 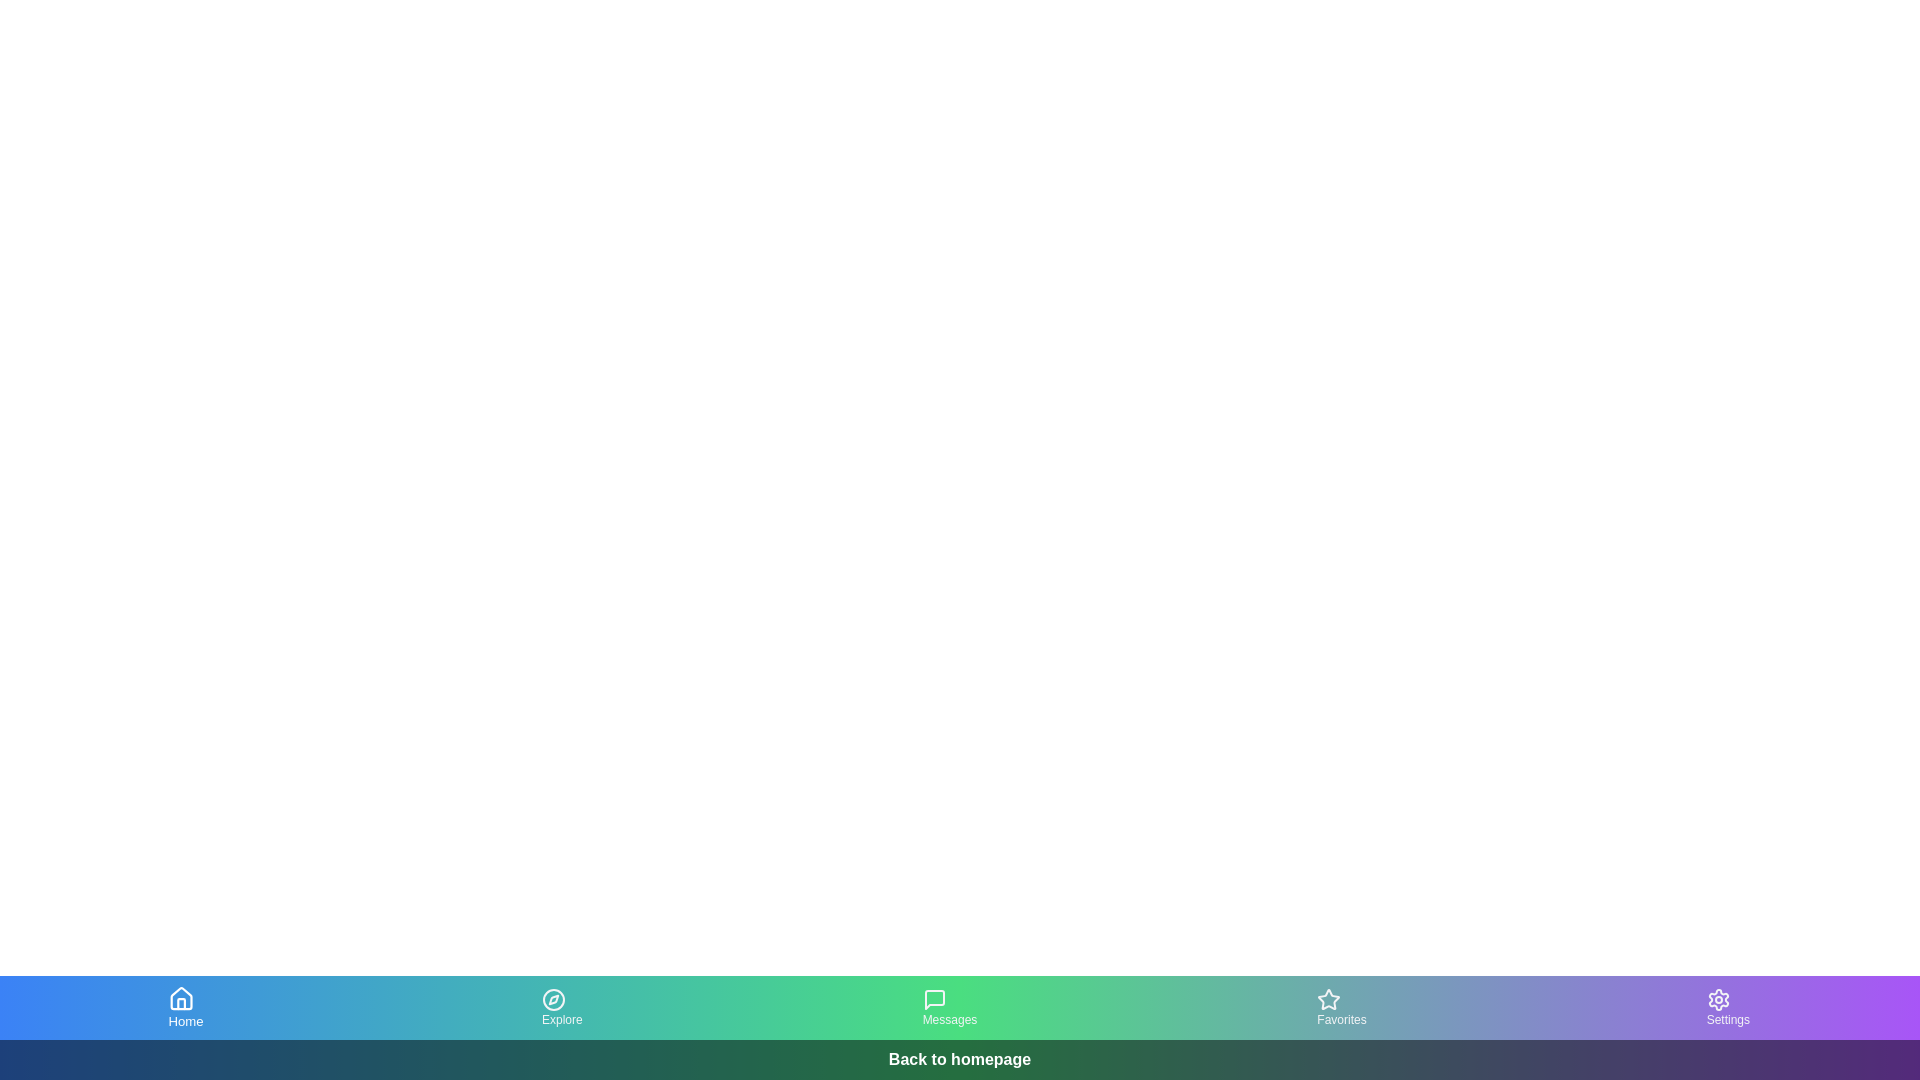 I want to click on the Messages tab in the bottom navigation bar, so click(x=949, y=1007).